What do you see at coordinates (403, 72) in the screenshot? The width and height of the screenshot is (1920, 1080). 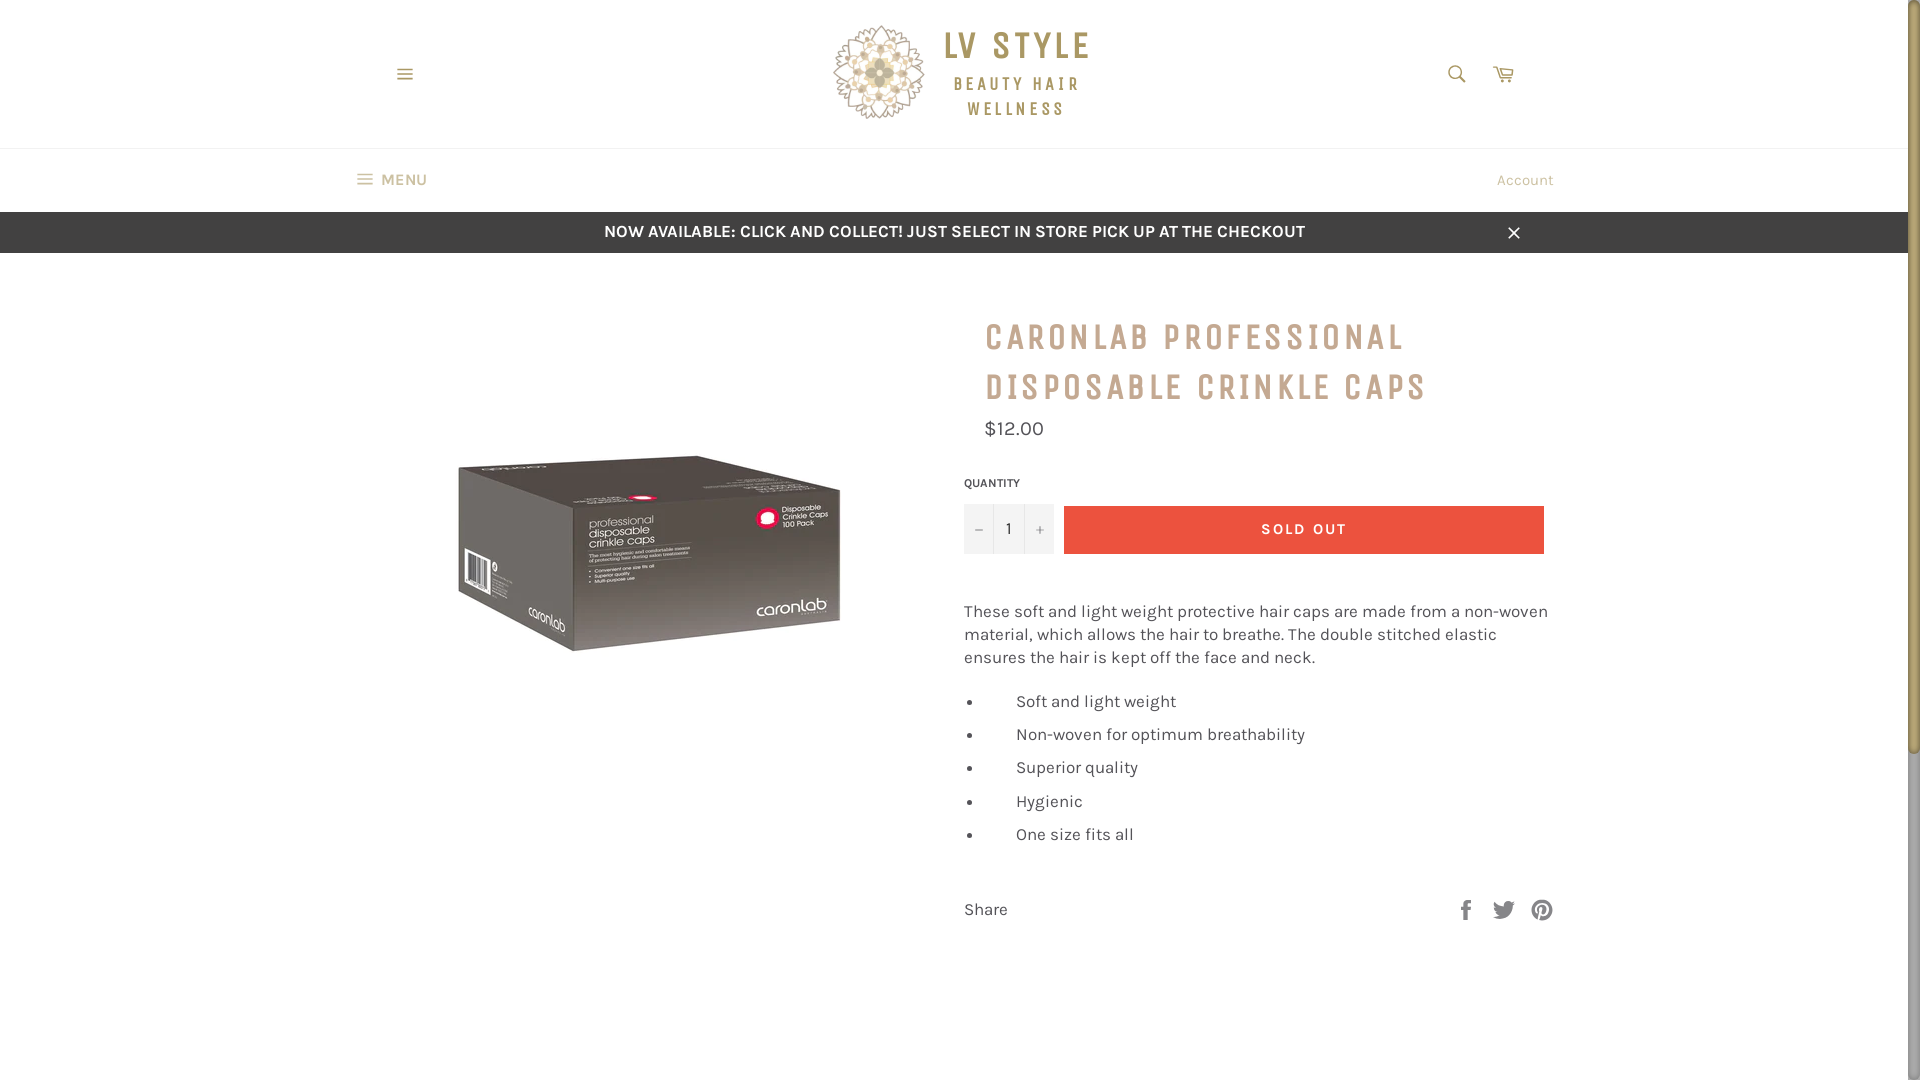 I see `'Site navigation'` at bounding box center [403, 72].